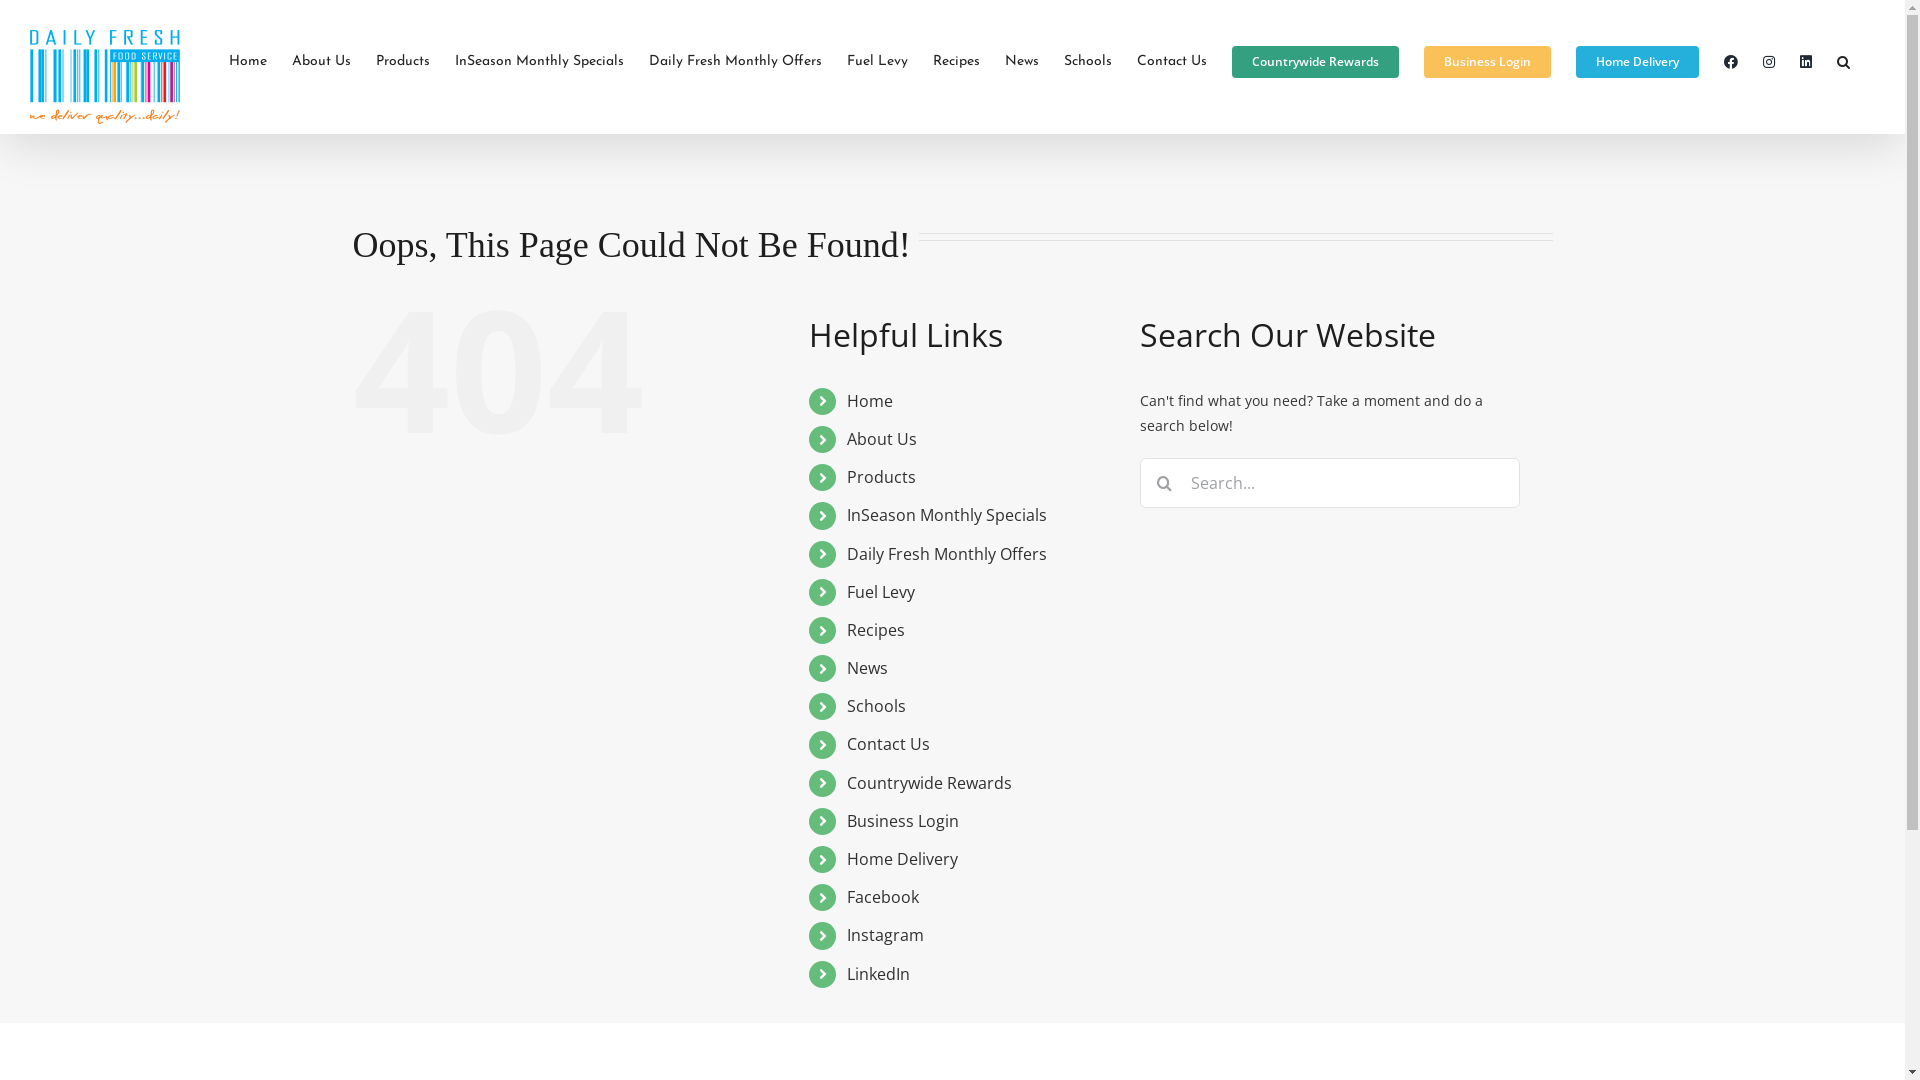  I want to click on 'Daily Fresh Monthly Offers', so click(734, 60).